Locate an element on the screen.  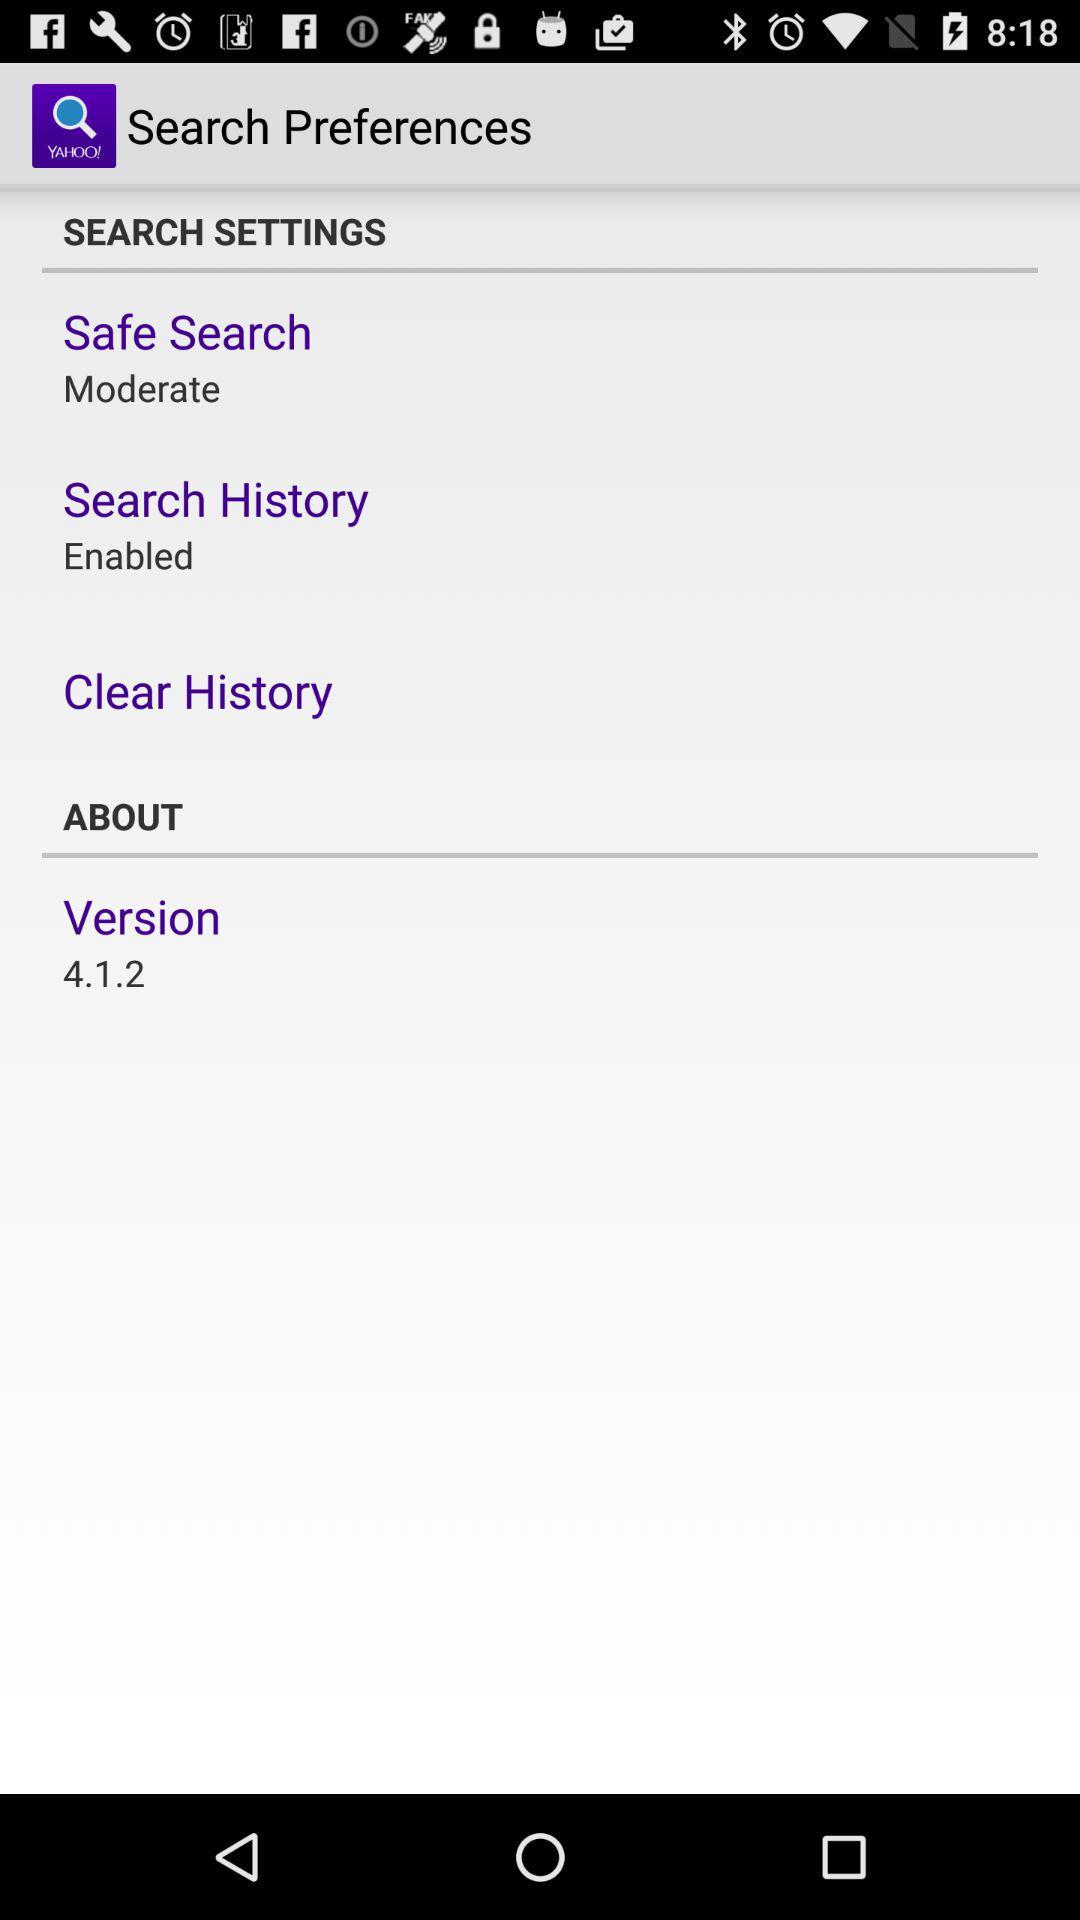
moderate app is located at coordinates (140, 387).